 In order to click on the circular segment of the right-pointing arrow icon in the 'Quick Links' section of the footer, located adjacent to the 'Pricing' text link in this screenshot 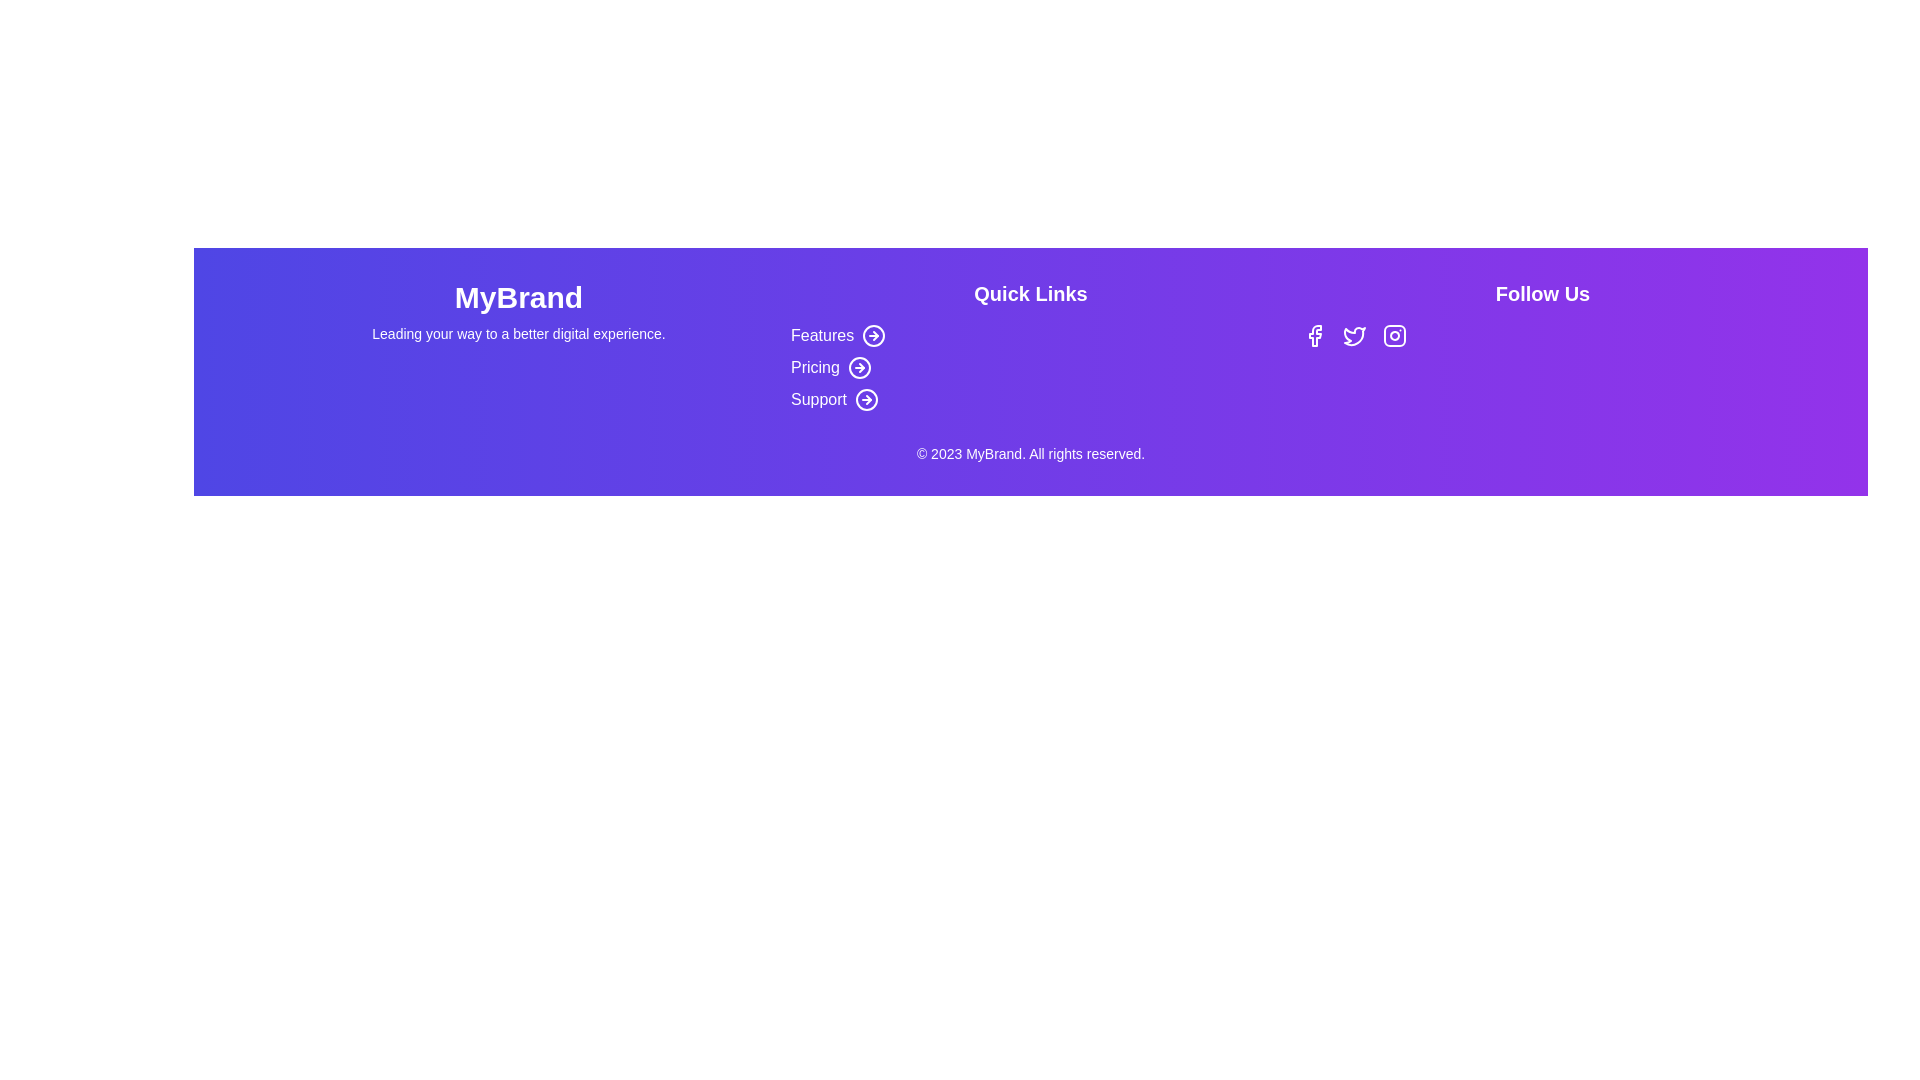, I will do `click(859, 367)`.